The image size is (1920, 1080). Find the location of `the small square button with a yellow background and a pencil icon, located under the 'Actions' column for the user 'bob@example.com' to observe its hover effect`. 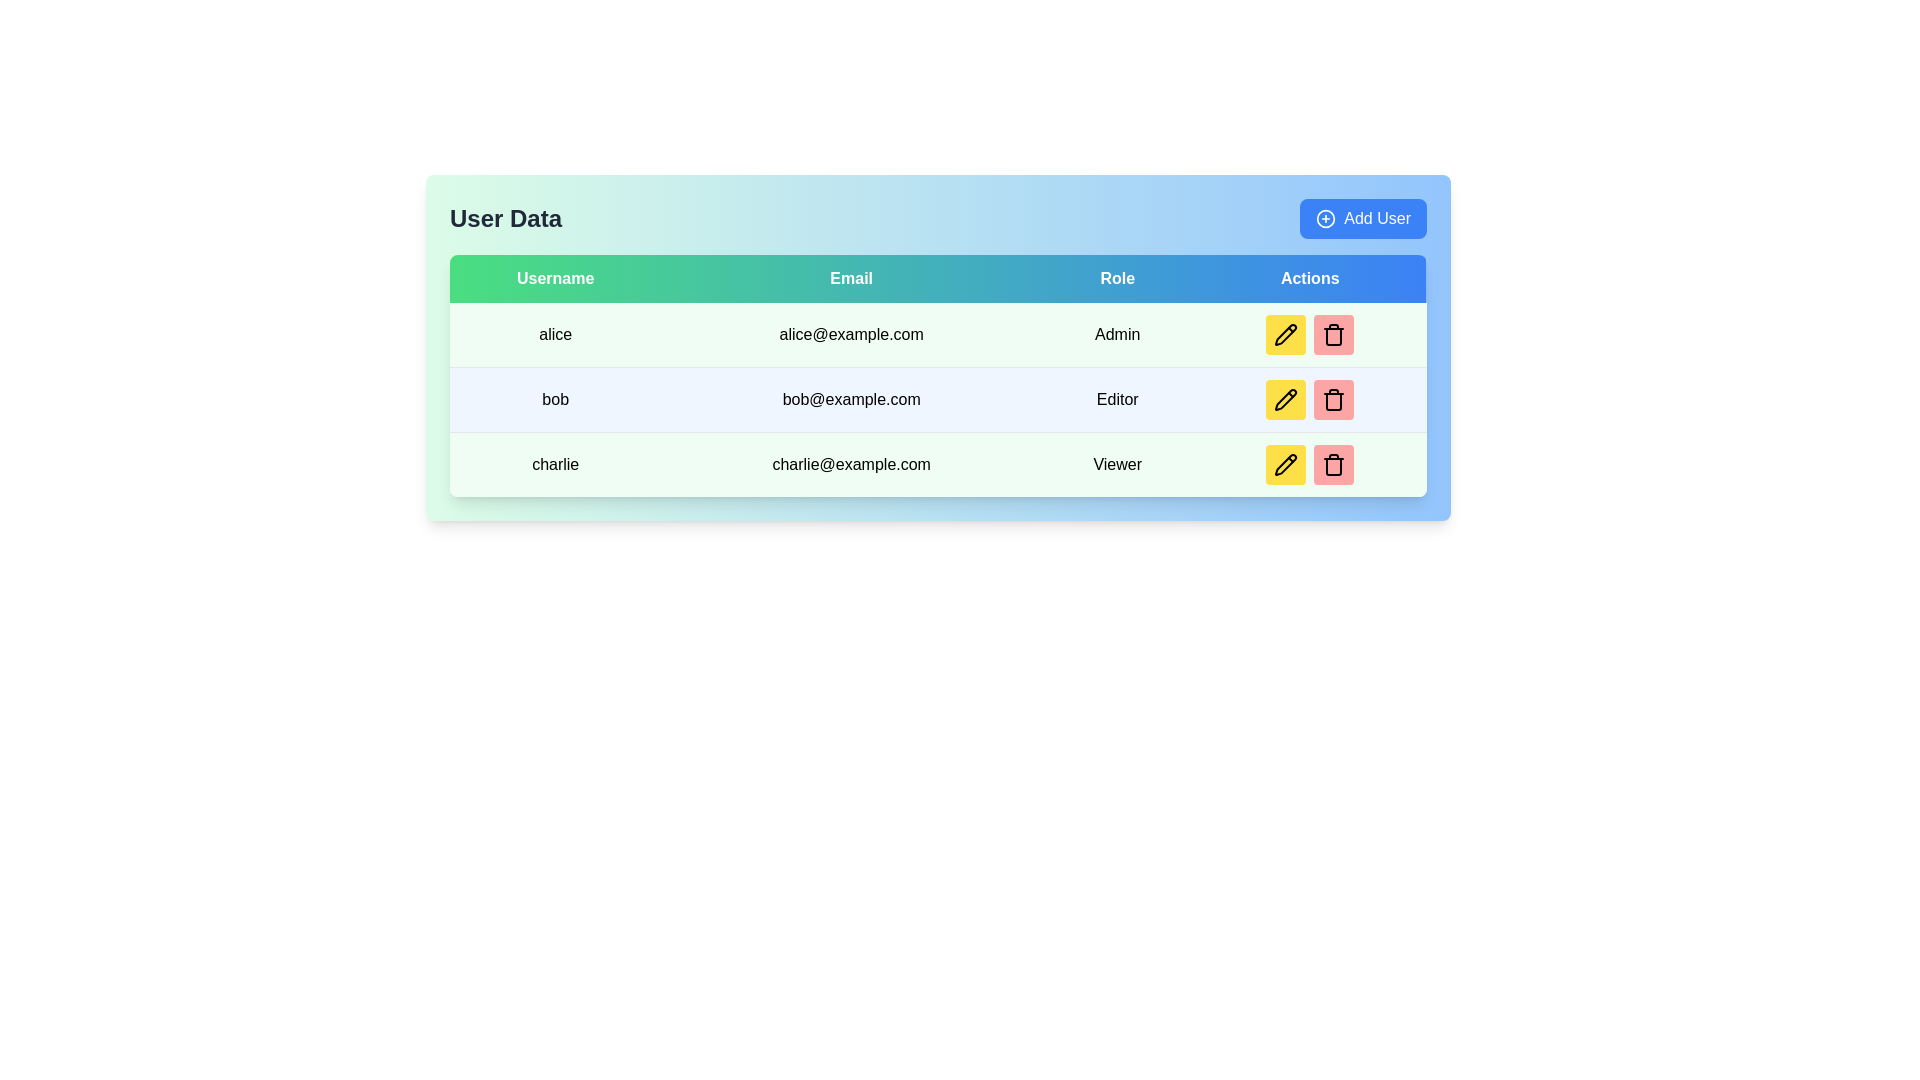

the small square button with a yellow background and a pencil icon, located under the 'Actions' column for the user 'bob@example.com' to observe its hover effect is located at coordinates (1286, 400).